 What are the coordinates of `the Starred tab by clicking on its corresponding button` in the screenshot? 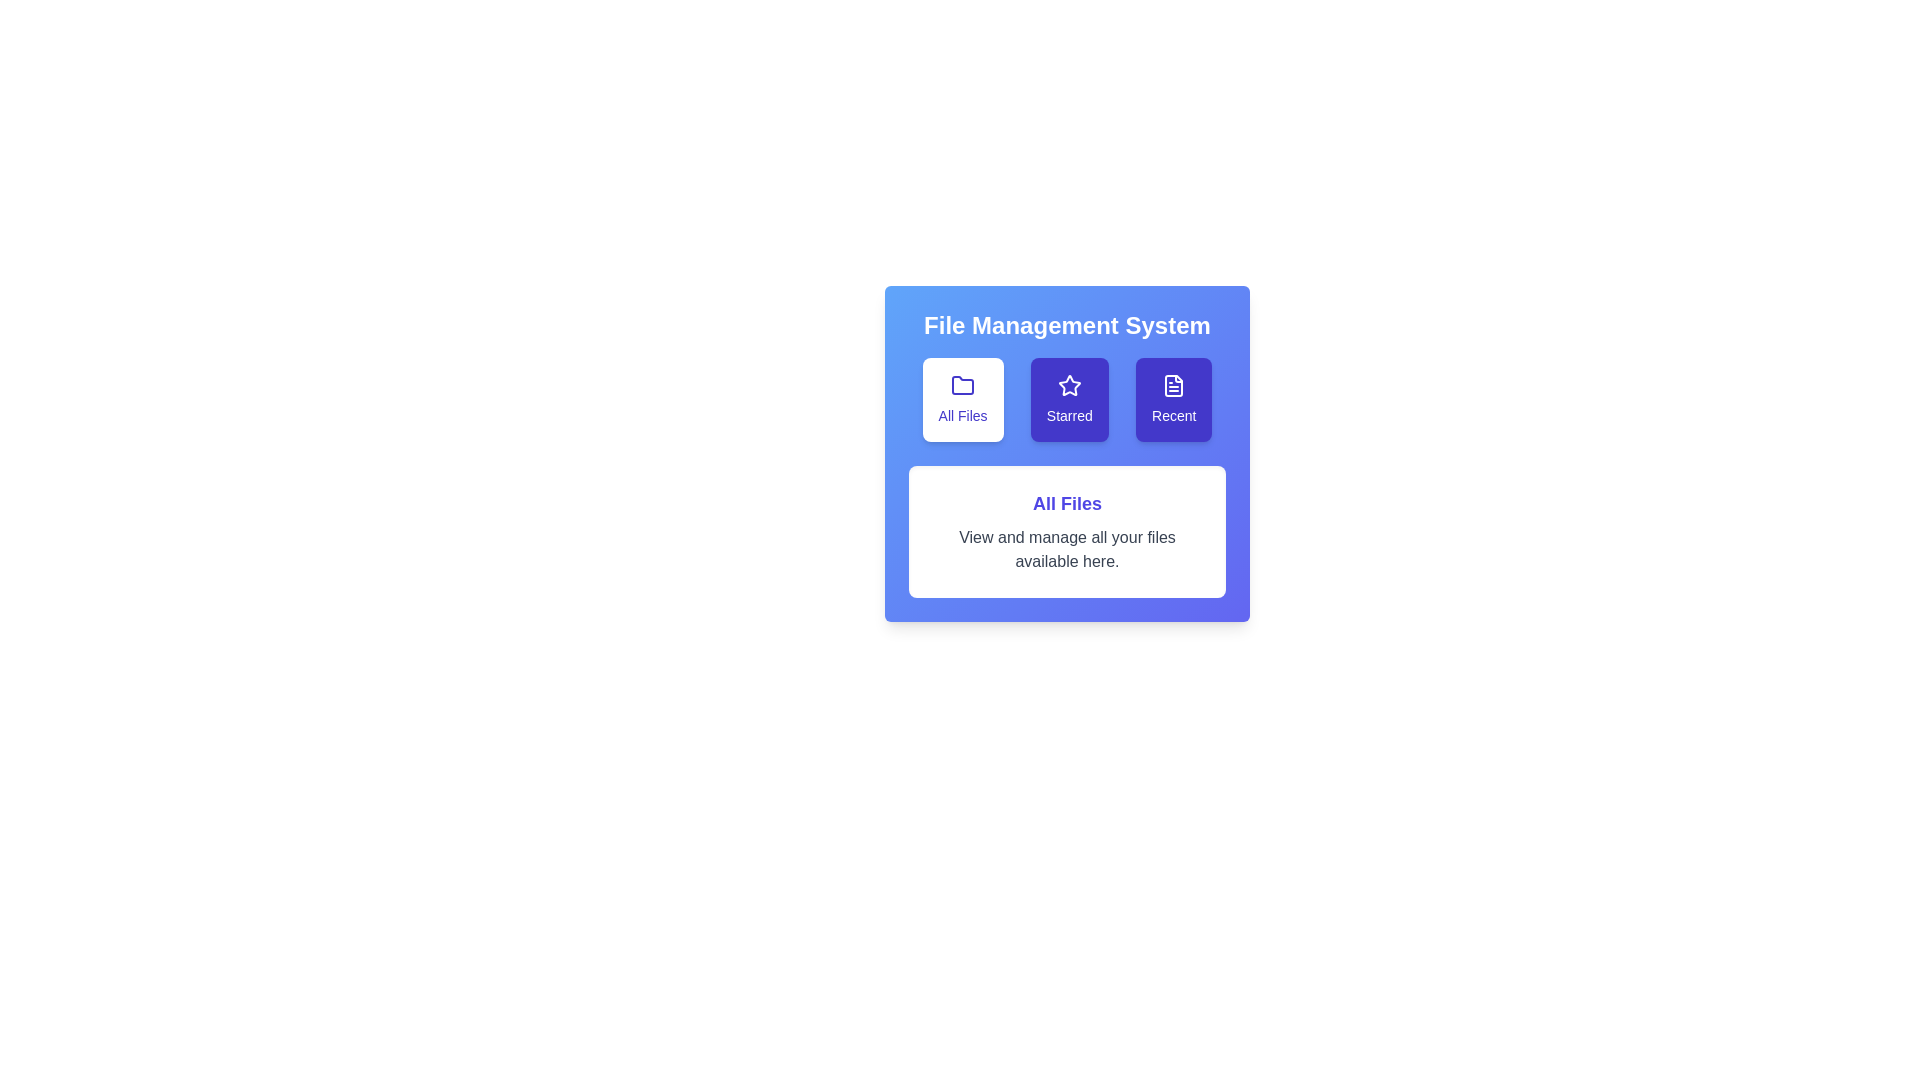 It's located at (1068, 400).